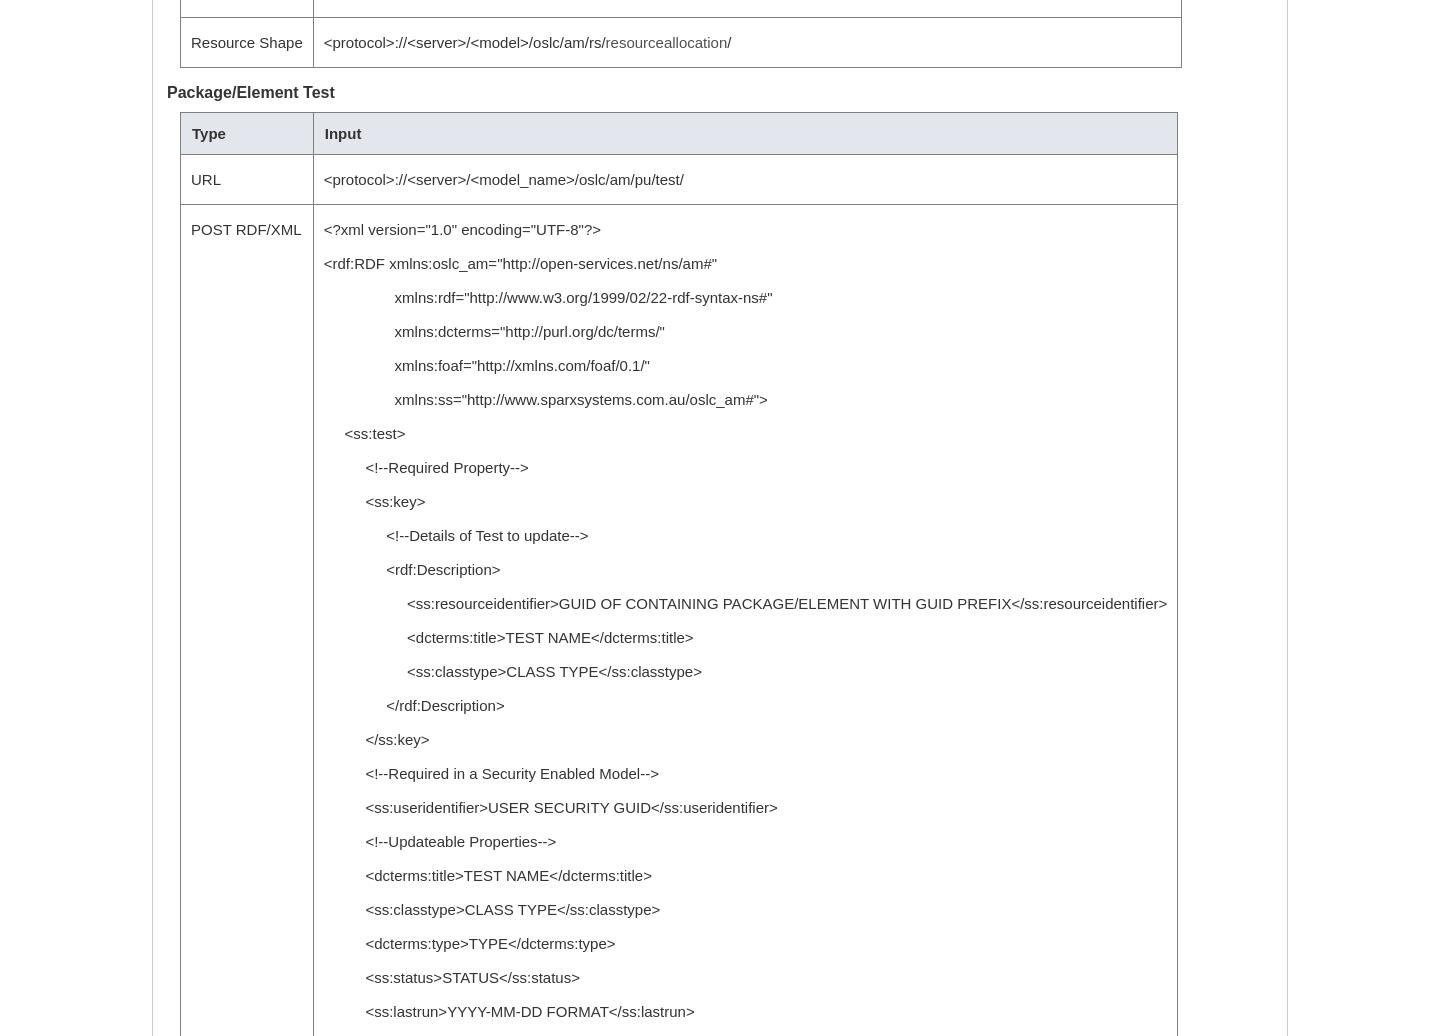  What do you see at coordinates (190, 42) in the screenshot?
I see `'Resource Shape'` at bounding box center [190, 42].